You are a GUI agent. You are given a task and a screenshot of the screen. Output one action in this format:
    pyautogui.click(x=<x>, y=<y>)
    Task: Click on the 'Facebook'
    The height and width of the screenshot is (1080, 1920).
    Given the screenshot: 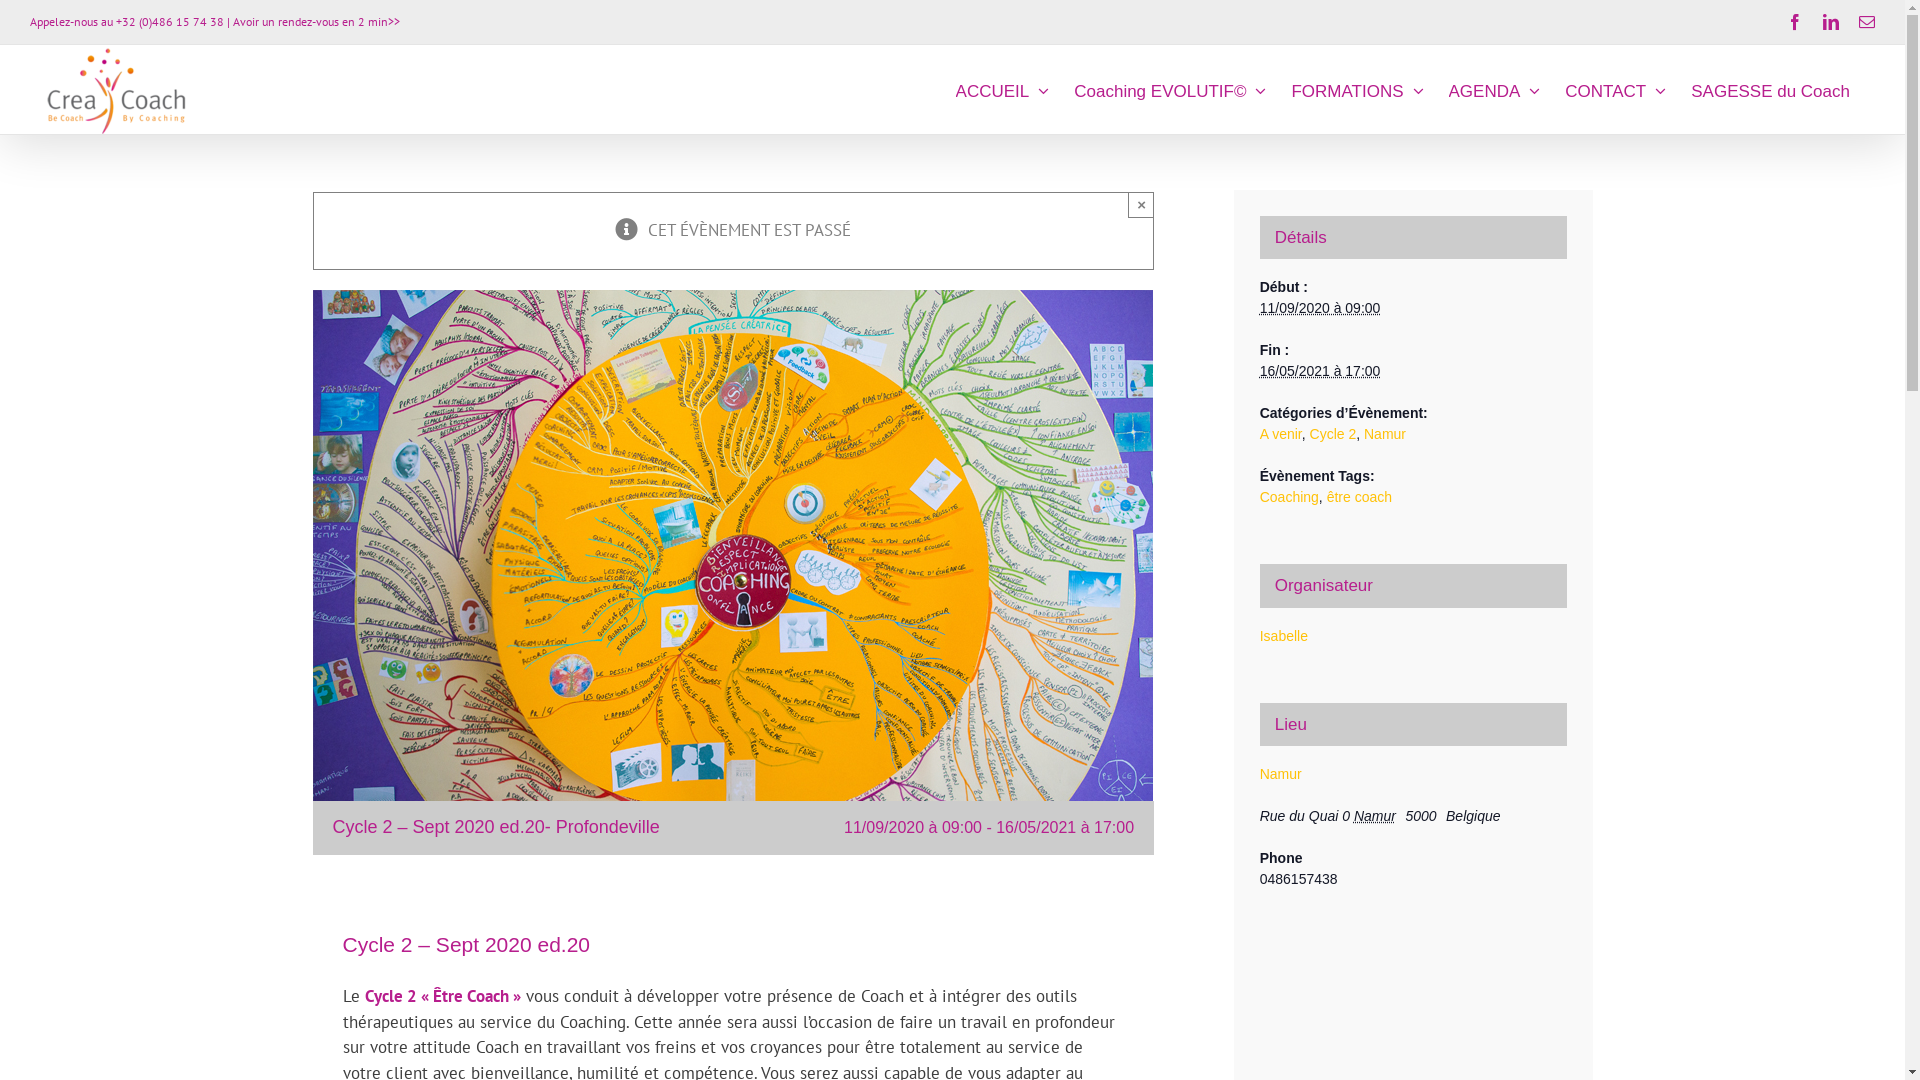 What is the action you would take?
    pyautogui.click(x=1786, y=22)
    